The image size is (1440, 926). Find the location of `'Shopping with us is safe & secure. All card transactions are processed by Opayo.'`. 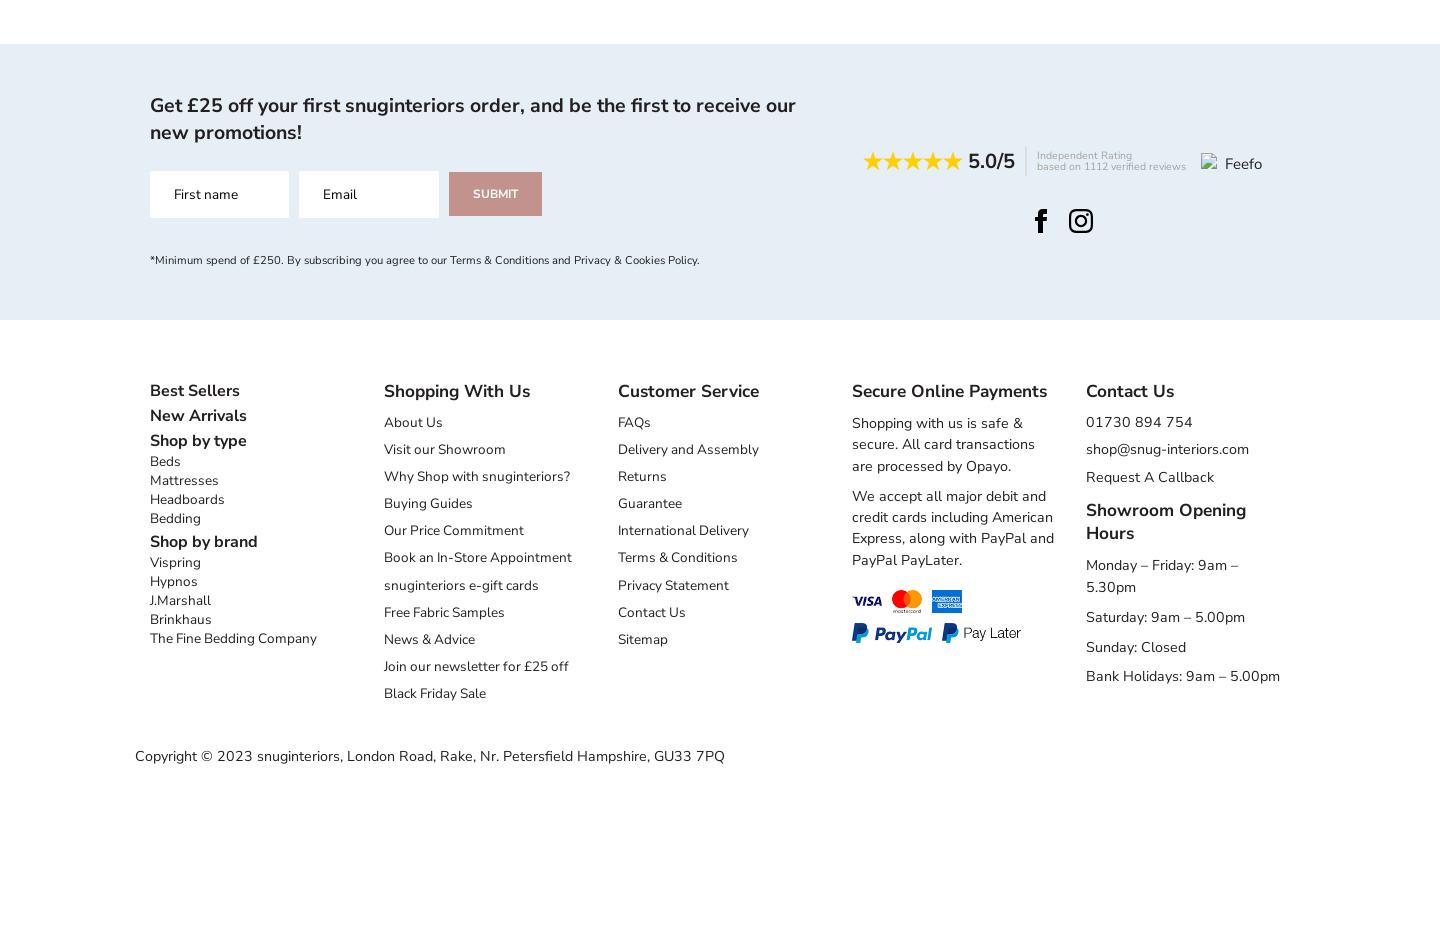

'Shopping with us is safe & secure. All card transactions are processed by Opayo.' is located at coordinates (943, 444).